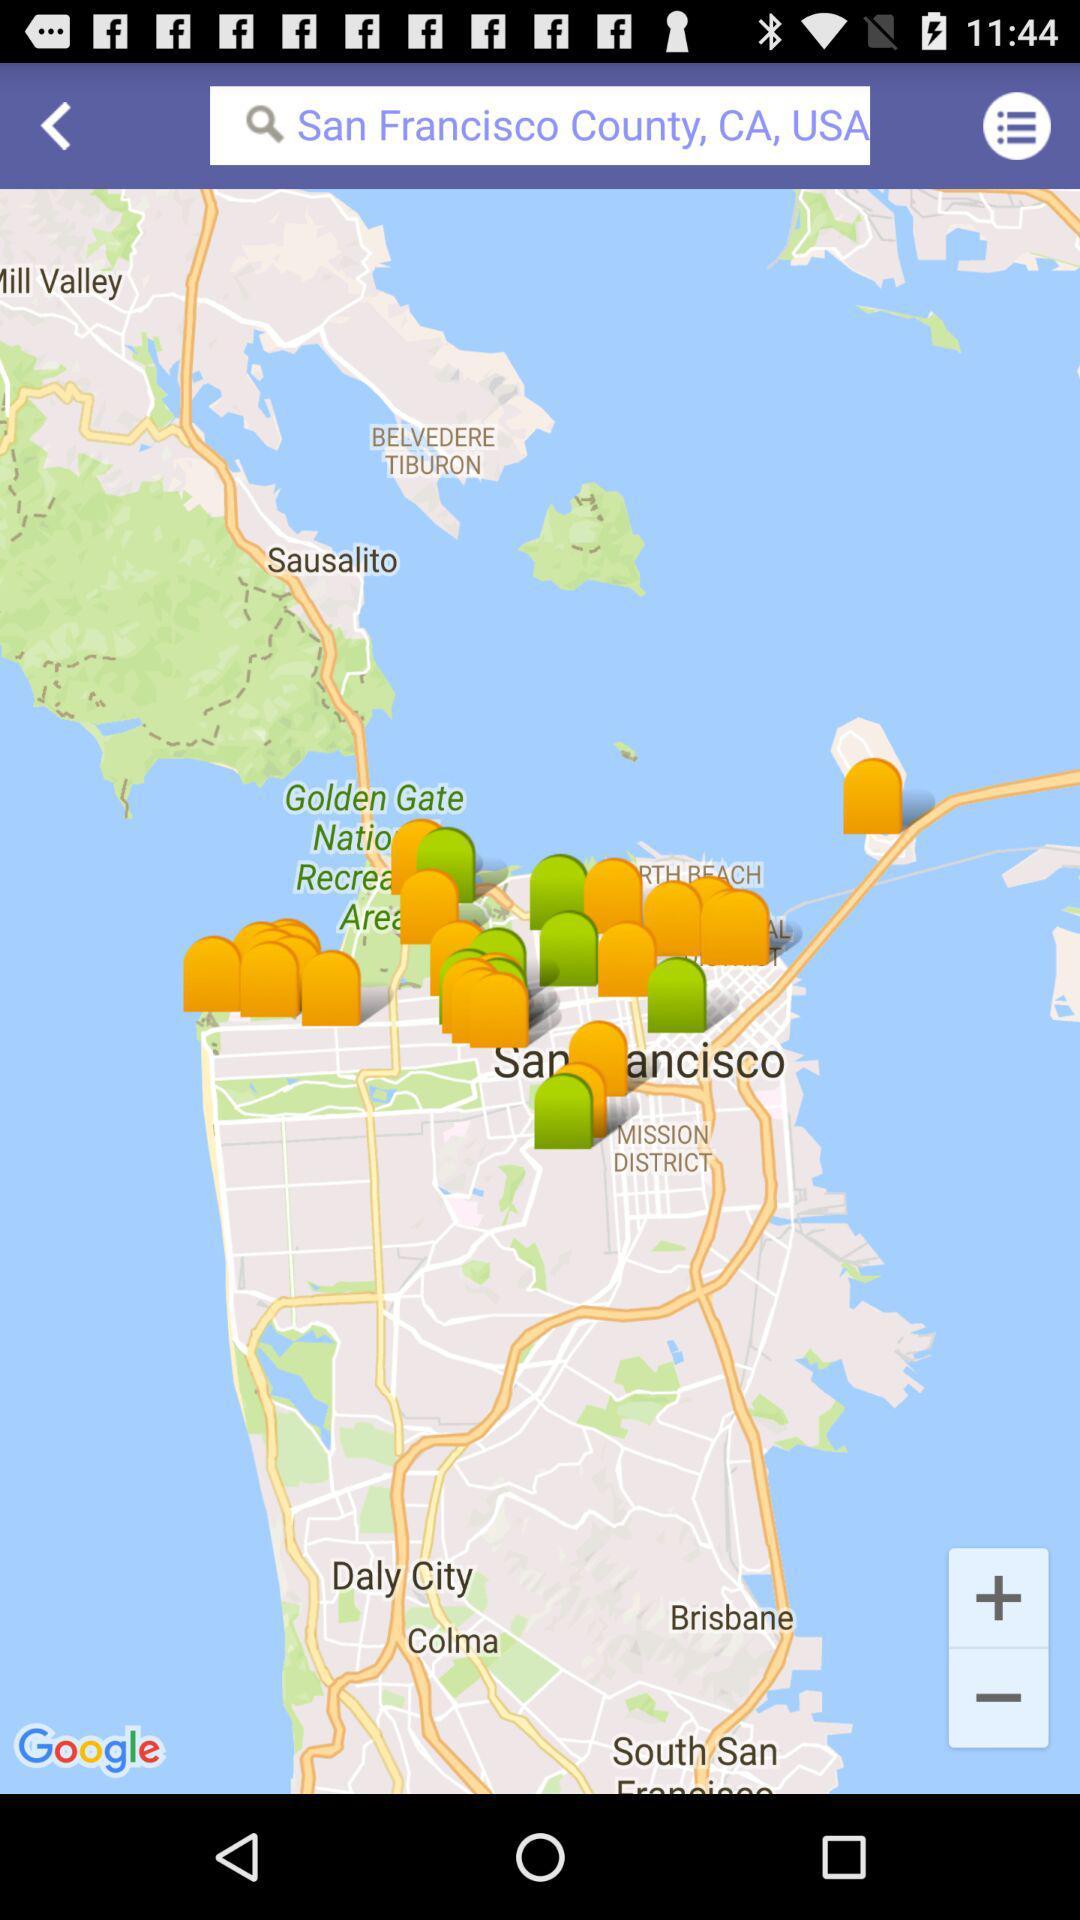  What do you see at coordinates (1017, 124) in the screenshot?
I see `the icon next to san francisco county` at bounding box center [1017, 124].